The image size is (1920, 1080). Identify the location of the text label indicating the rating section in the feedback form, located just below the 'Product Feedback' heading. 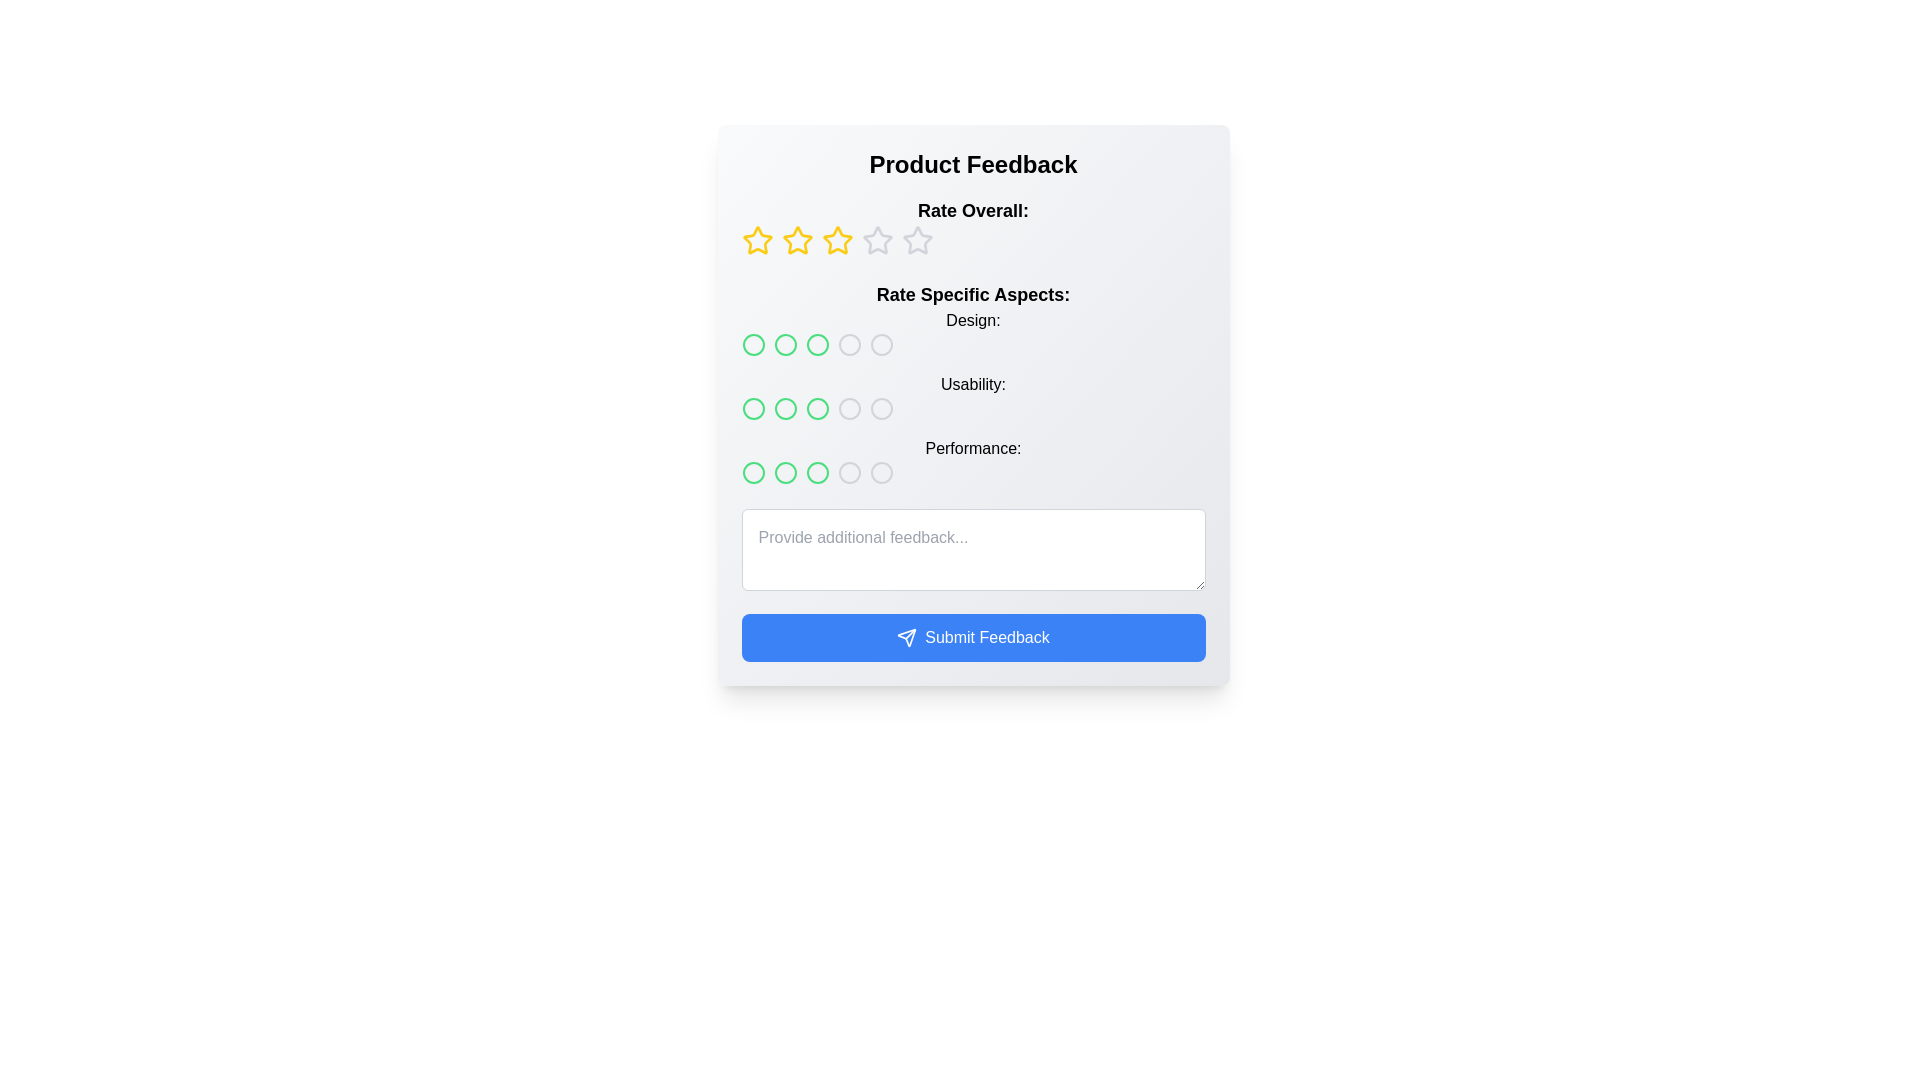
(973, 211).